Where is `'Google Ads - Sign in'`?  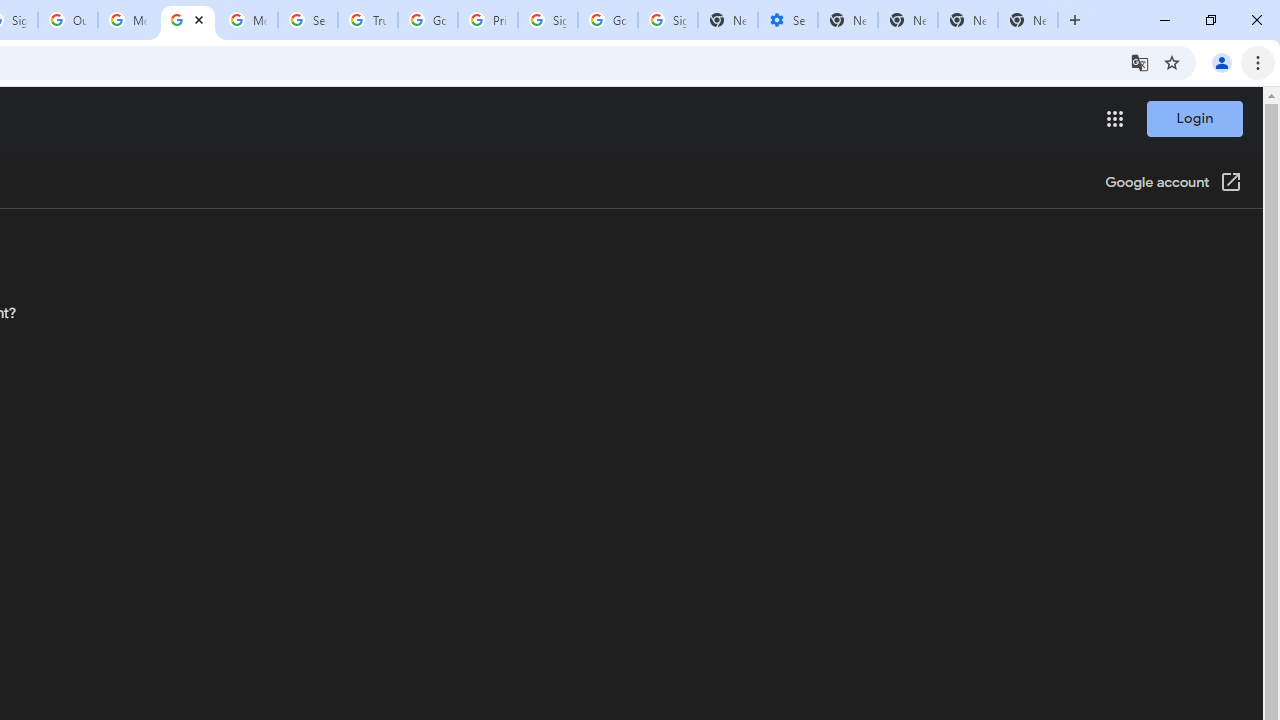
'Google Ads - Sign in' is located at coordinates (427, 20).